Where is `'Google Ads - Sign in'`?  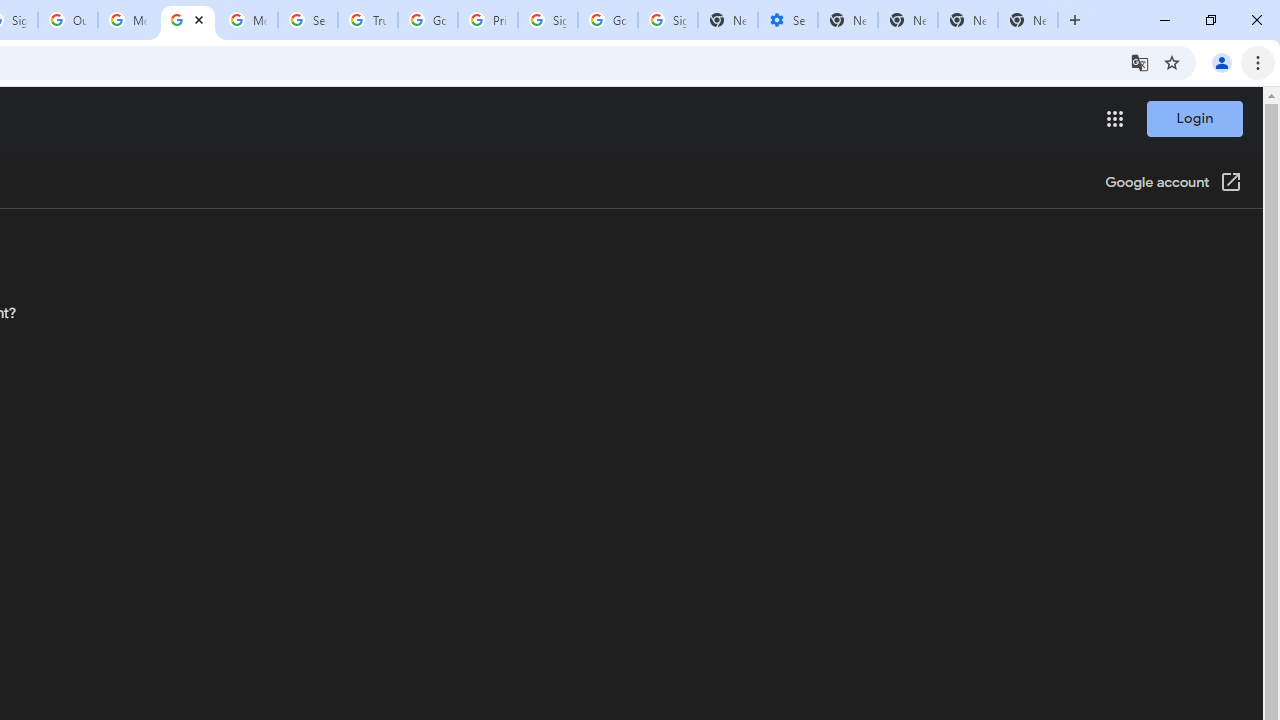
'Google Ads - Sign in' is located at coordinates (427, 20).